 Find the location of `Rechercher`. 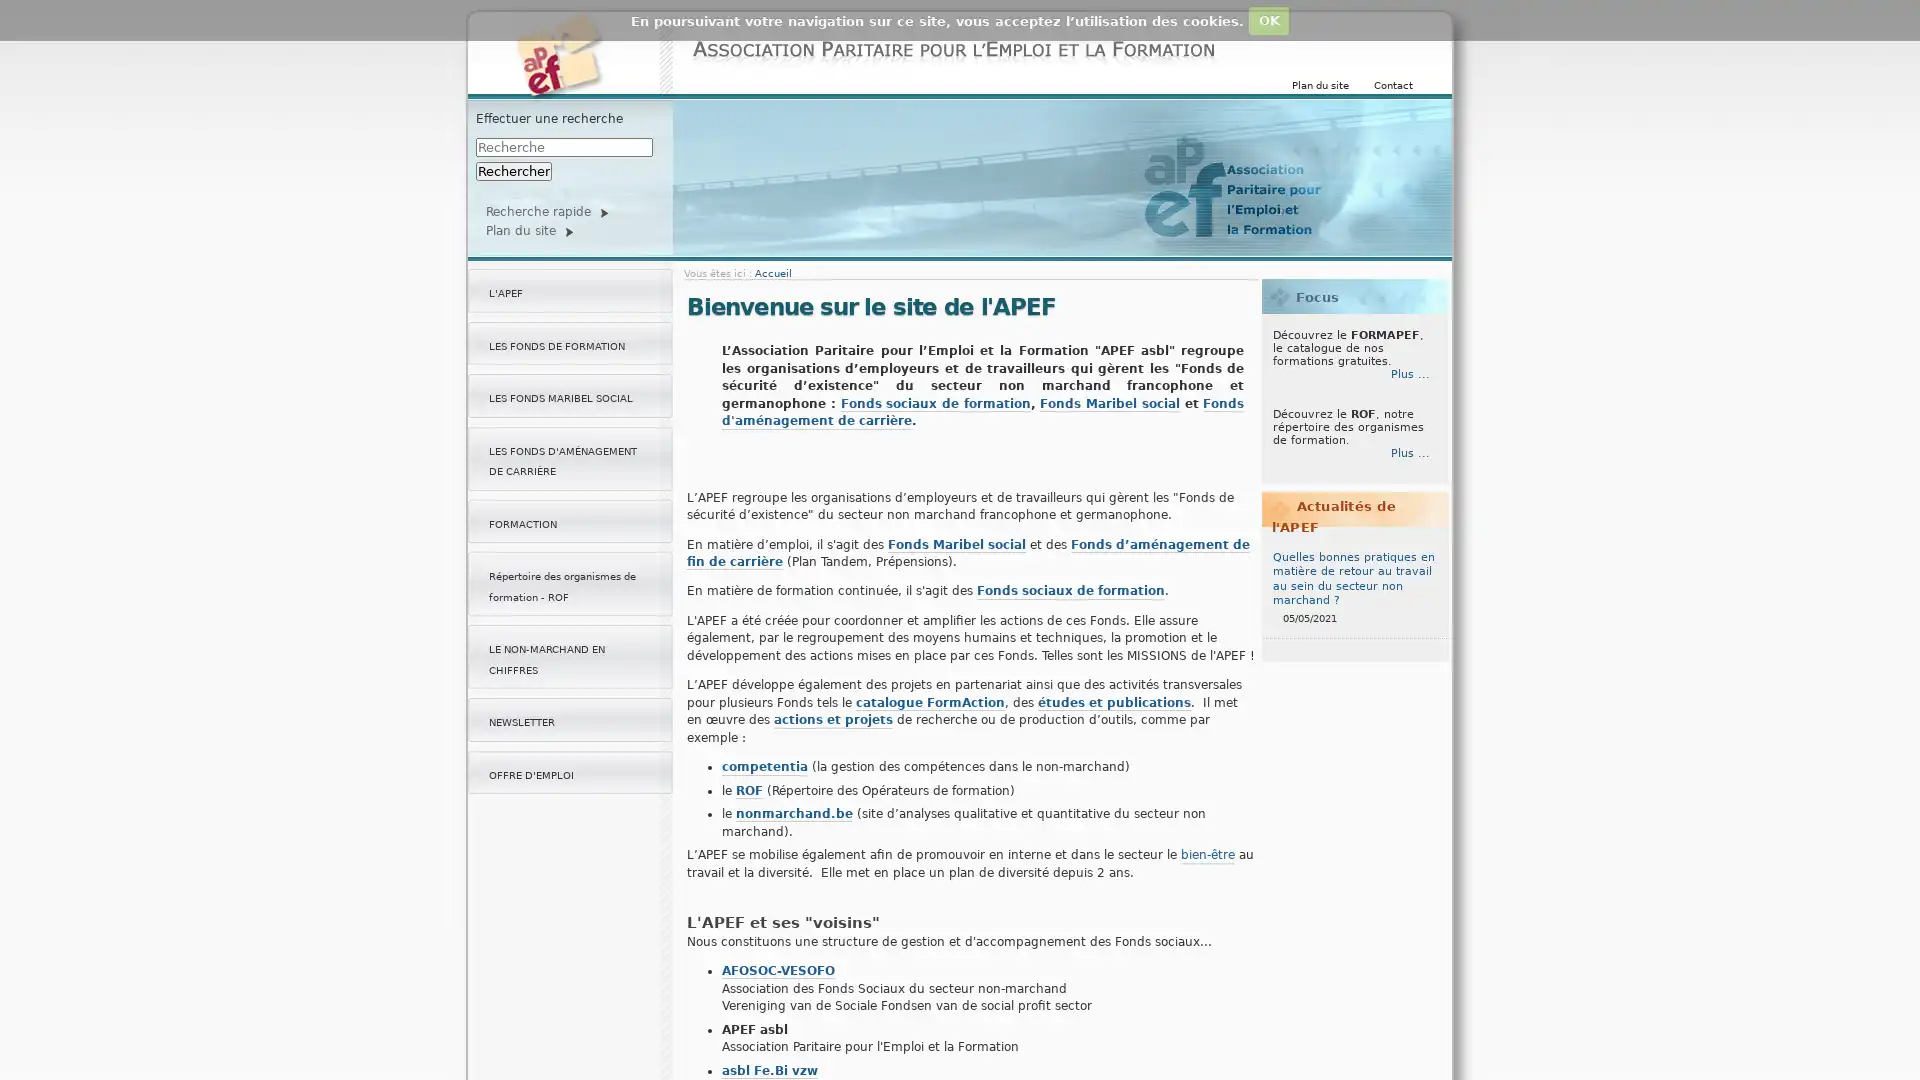

Rechercher is located at coordinates (513, 170).